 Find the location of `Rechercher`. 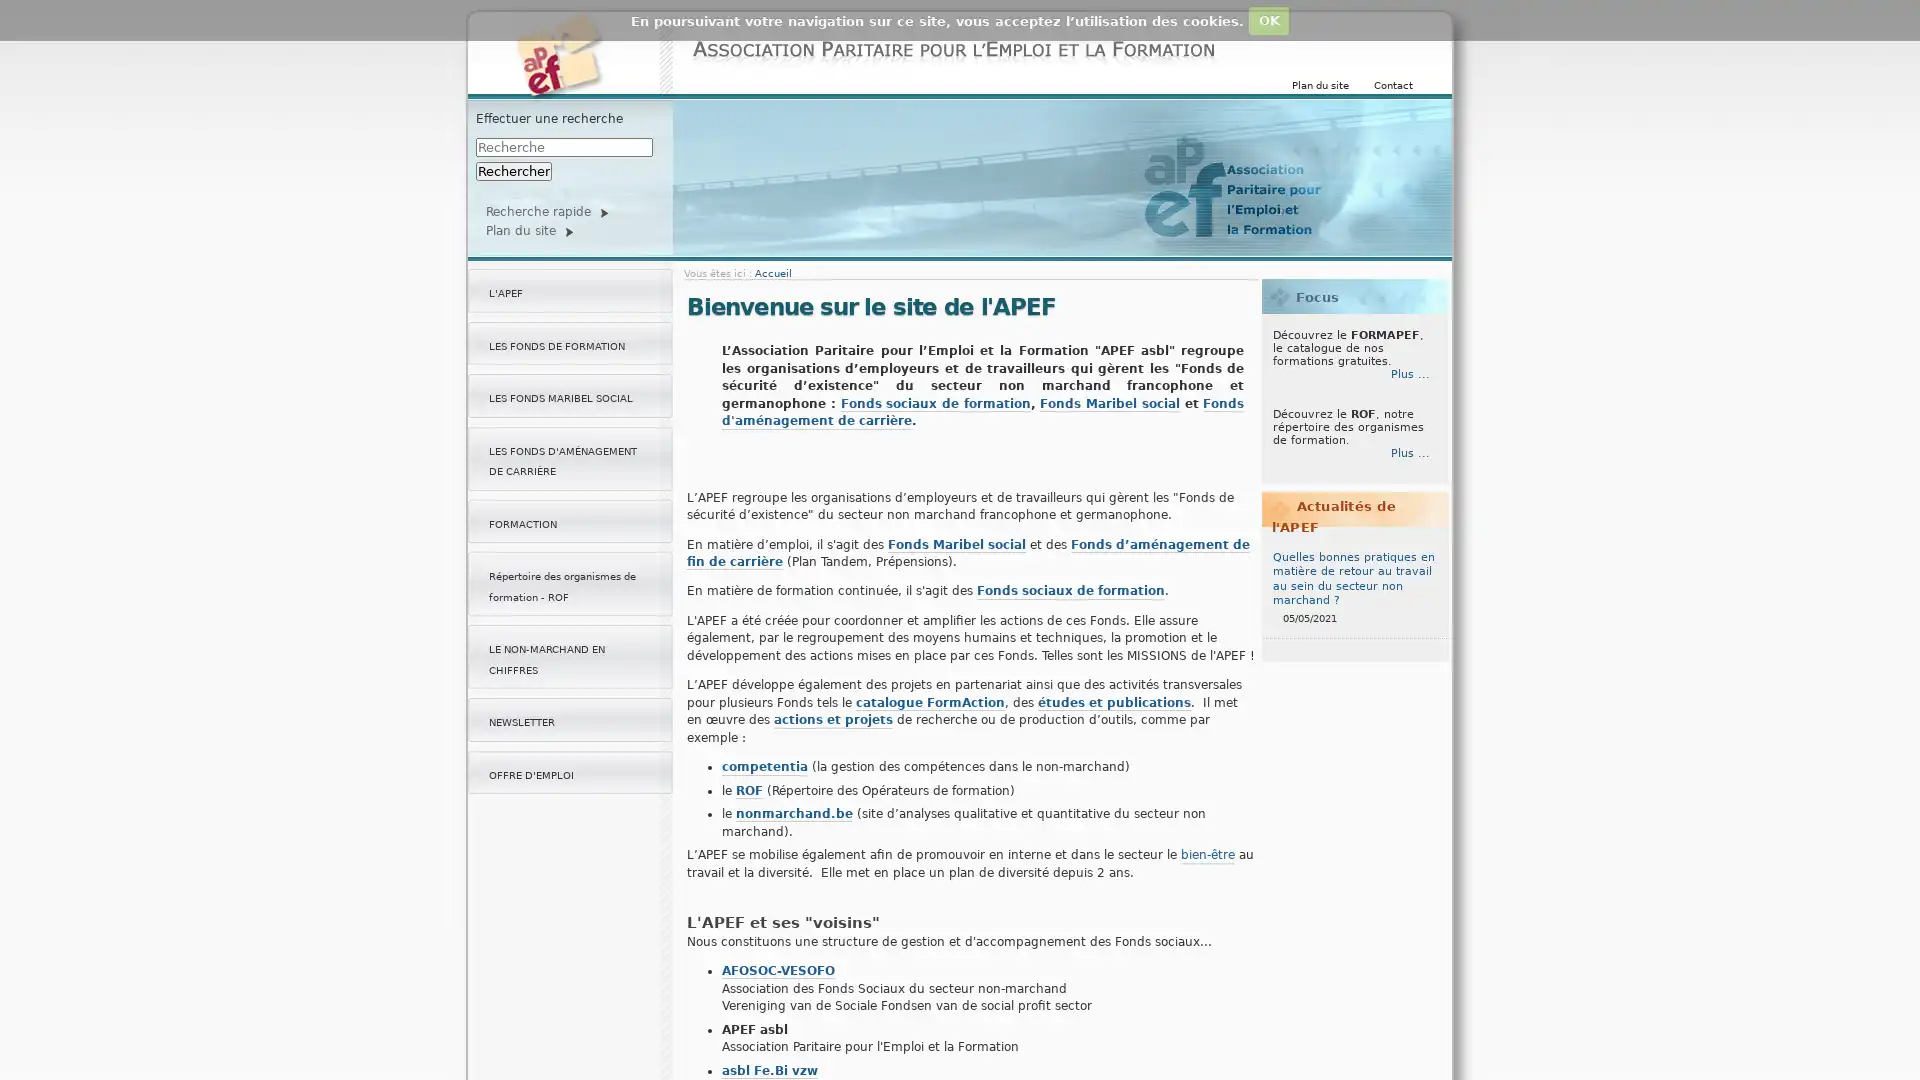

Rechercher is located at coordinates (513, 170).